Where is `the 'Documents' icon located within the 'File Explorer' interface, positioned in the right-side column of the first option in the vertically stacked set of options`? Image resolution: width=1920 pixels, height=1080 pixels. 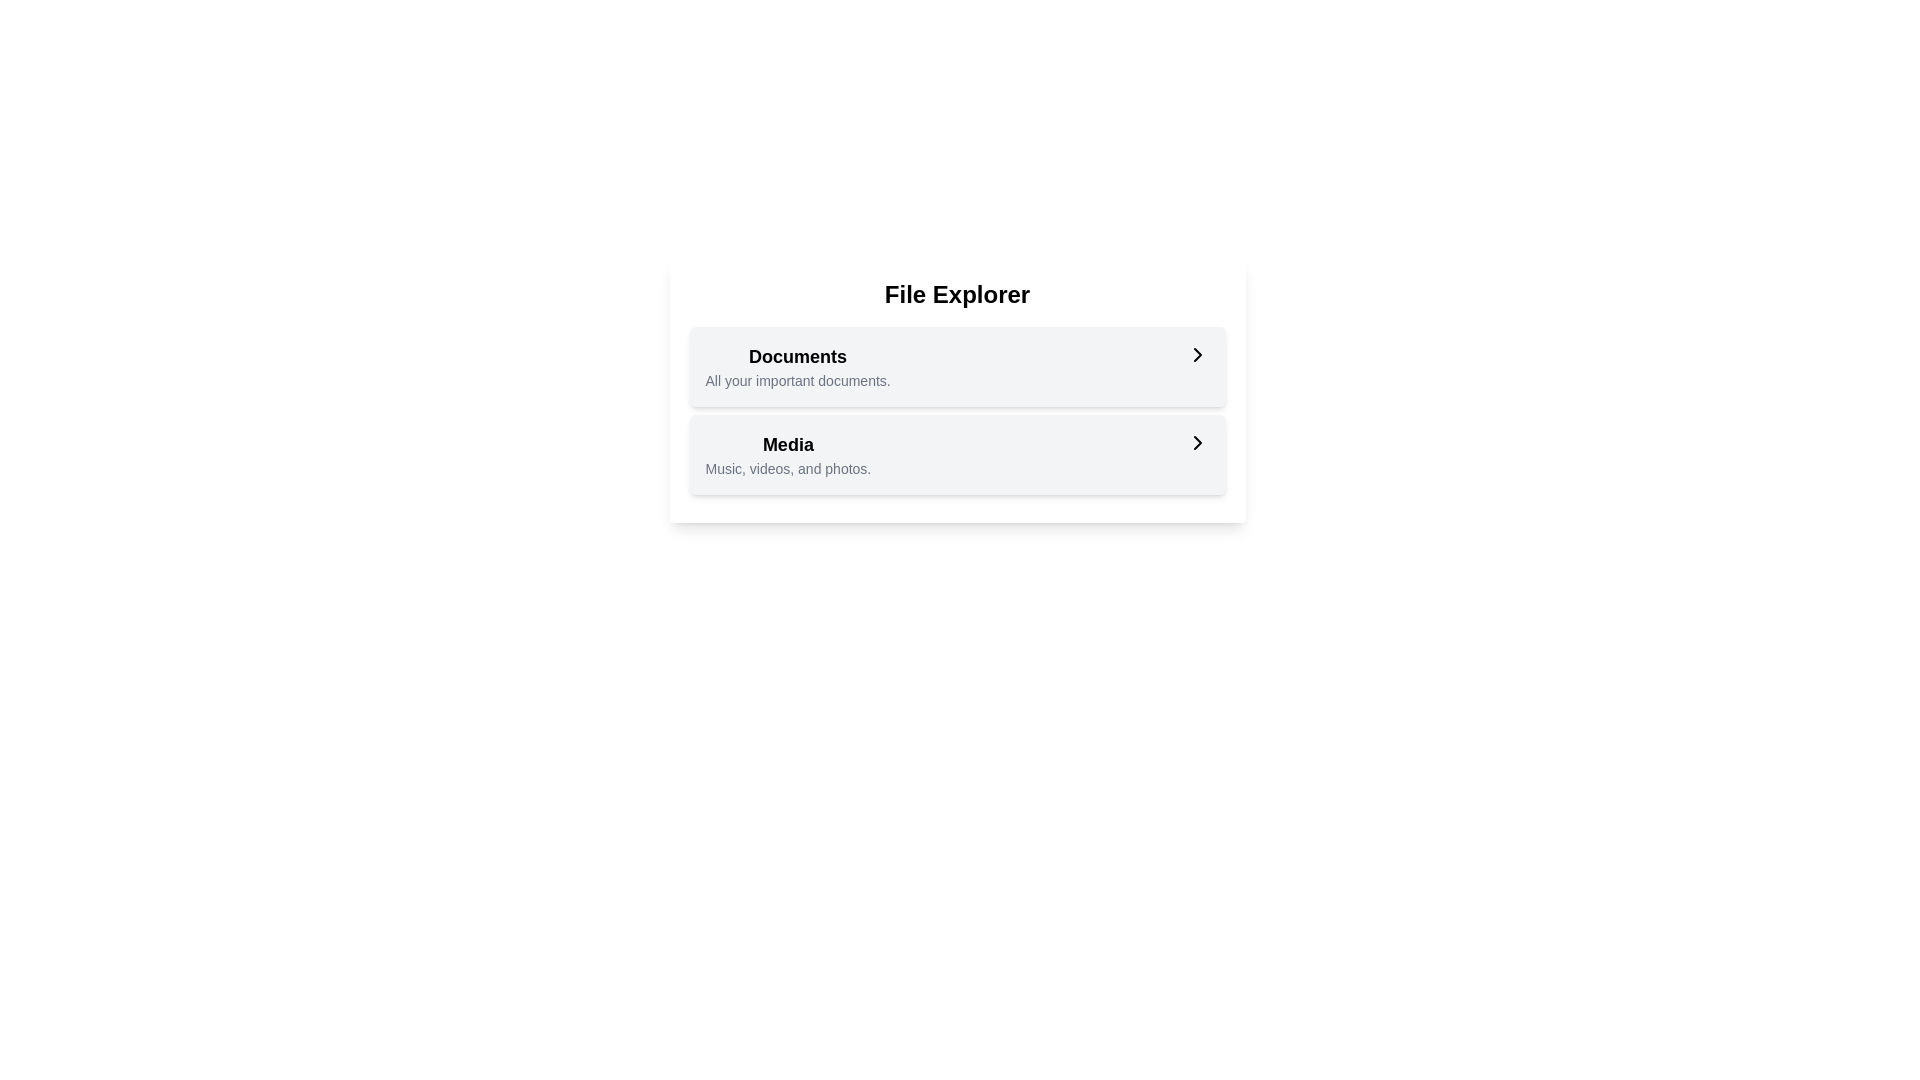
the 'Documents' icon located within the 'File Explorer' interface, positioned in the right-side column of the first option in the vertically stacked set of options is located at coordinates (1197, 353).